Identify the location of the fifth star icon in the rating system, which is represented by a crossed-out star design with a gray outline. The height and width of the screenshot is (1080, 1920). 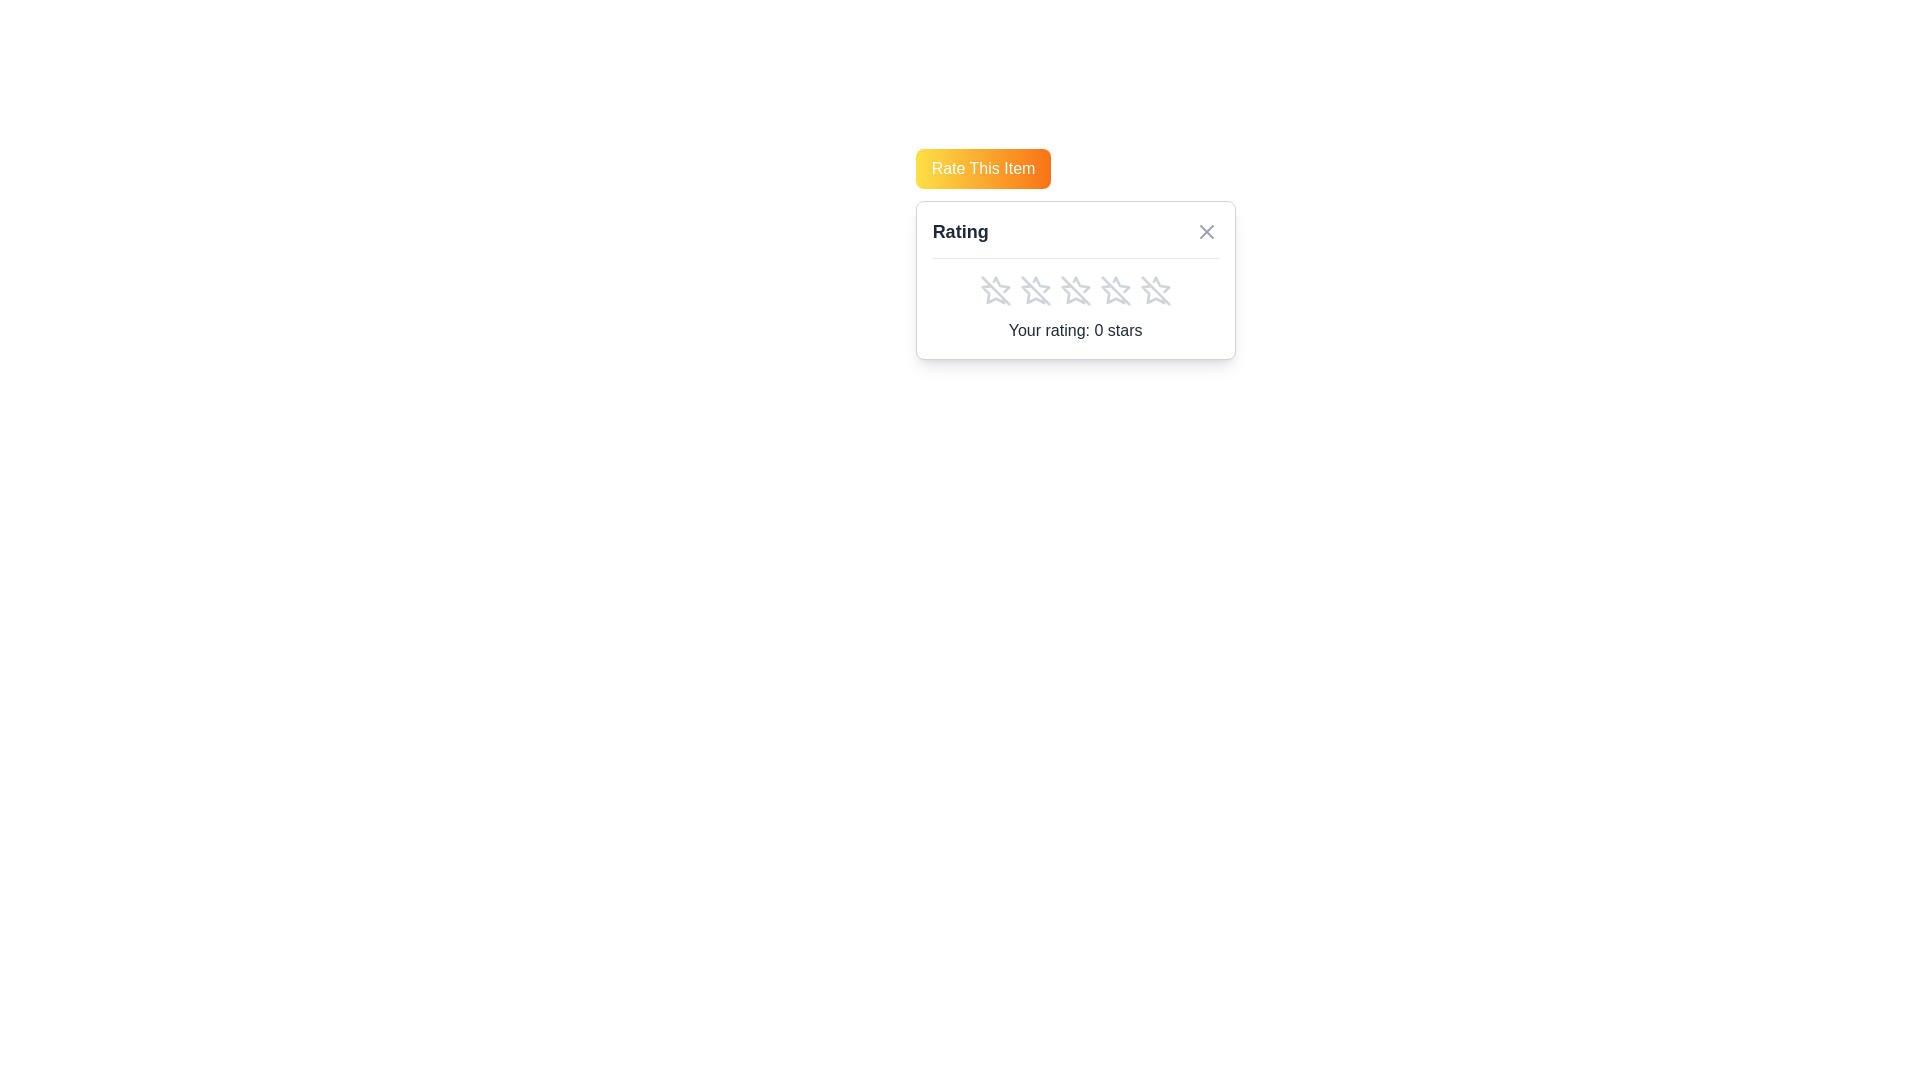
(1155, 290).